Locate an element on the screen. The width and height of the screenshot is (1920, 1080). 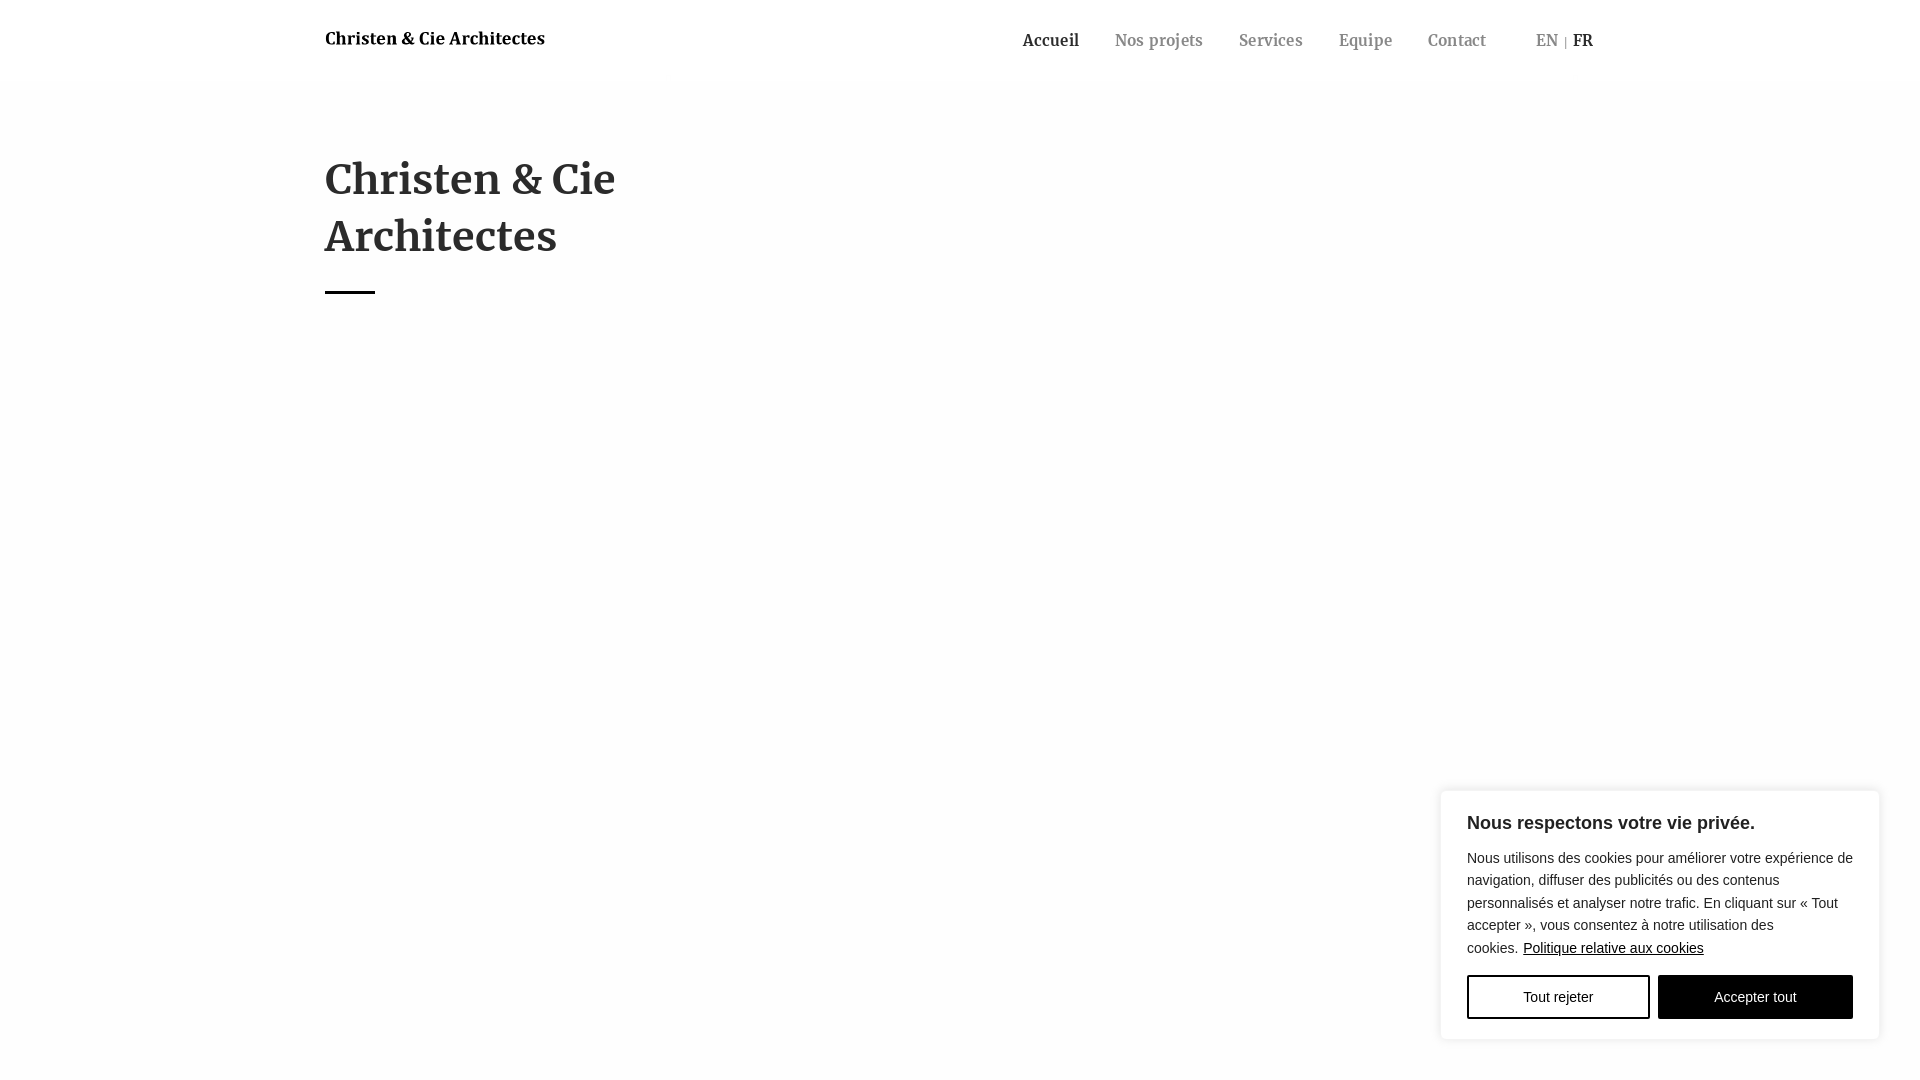
'Politique relative aux cookies' is located at coordinates (1520, 947).